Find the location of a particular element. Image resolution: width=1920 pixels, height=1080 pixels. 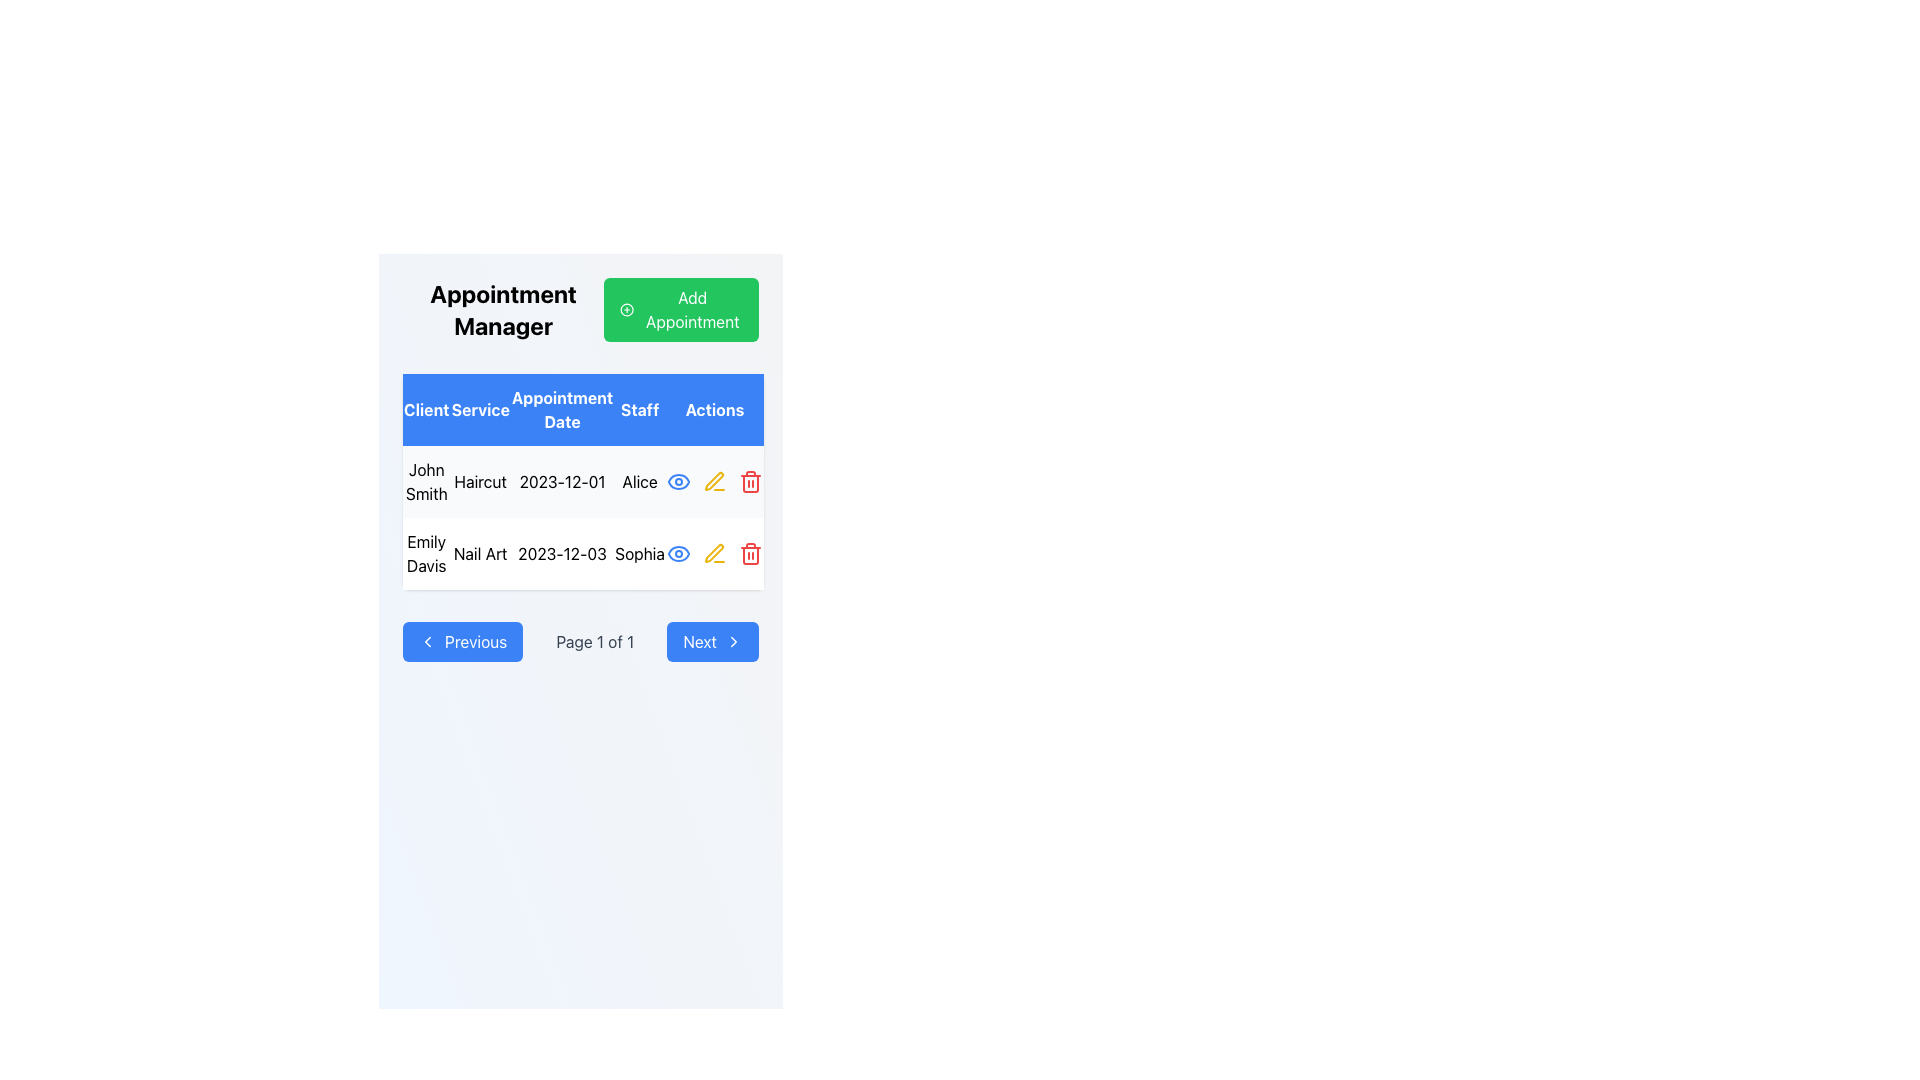

the second table row representing an appointment entry, which includes the client's name, service, appointment date, staff responsible, and action buttons for interaction is located at coordinates (582, 554).